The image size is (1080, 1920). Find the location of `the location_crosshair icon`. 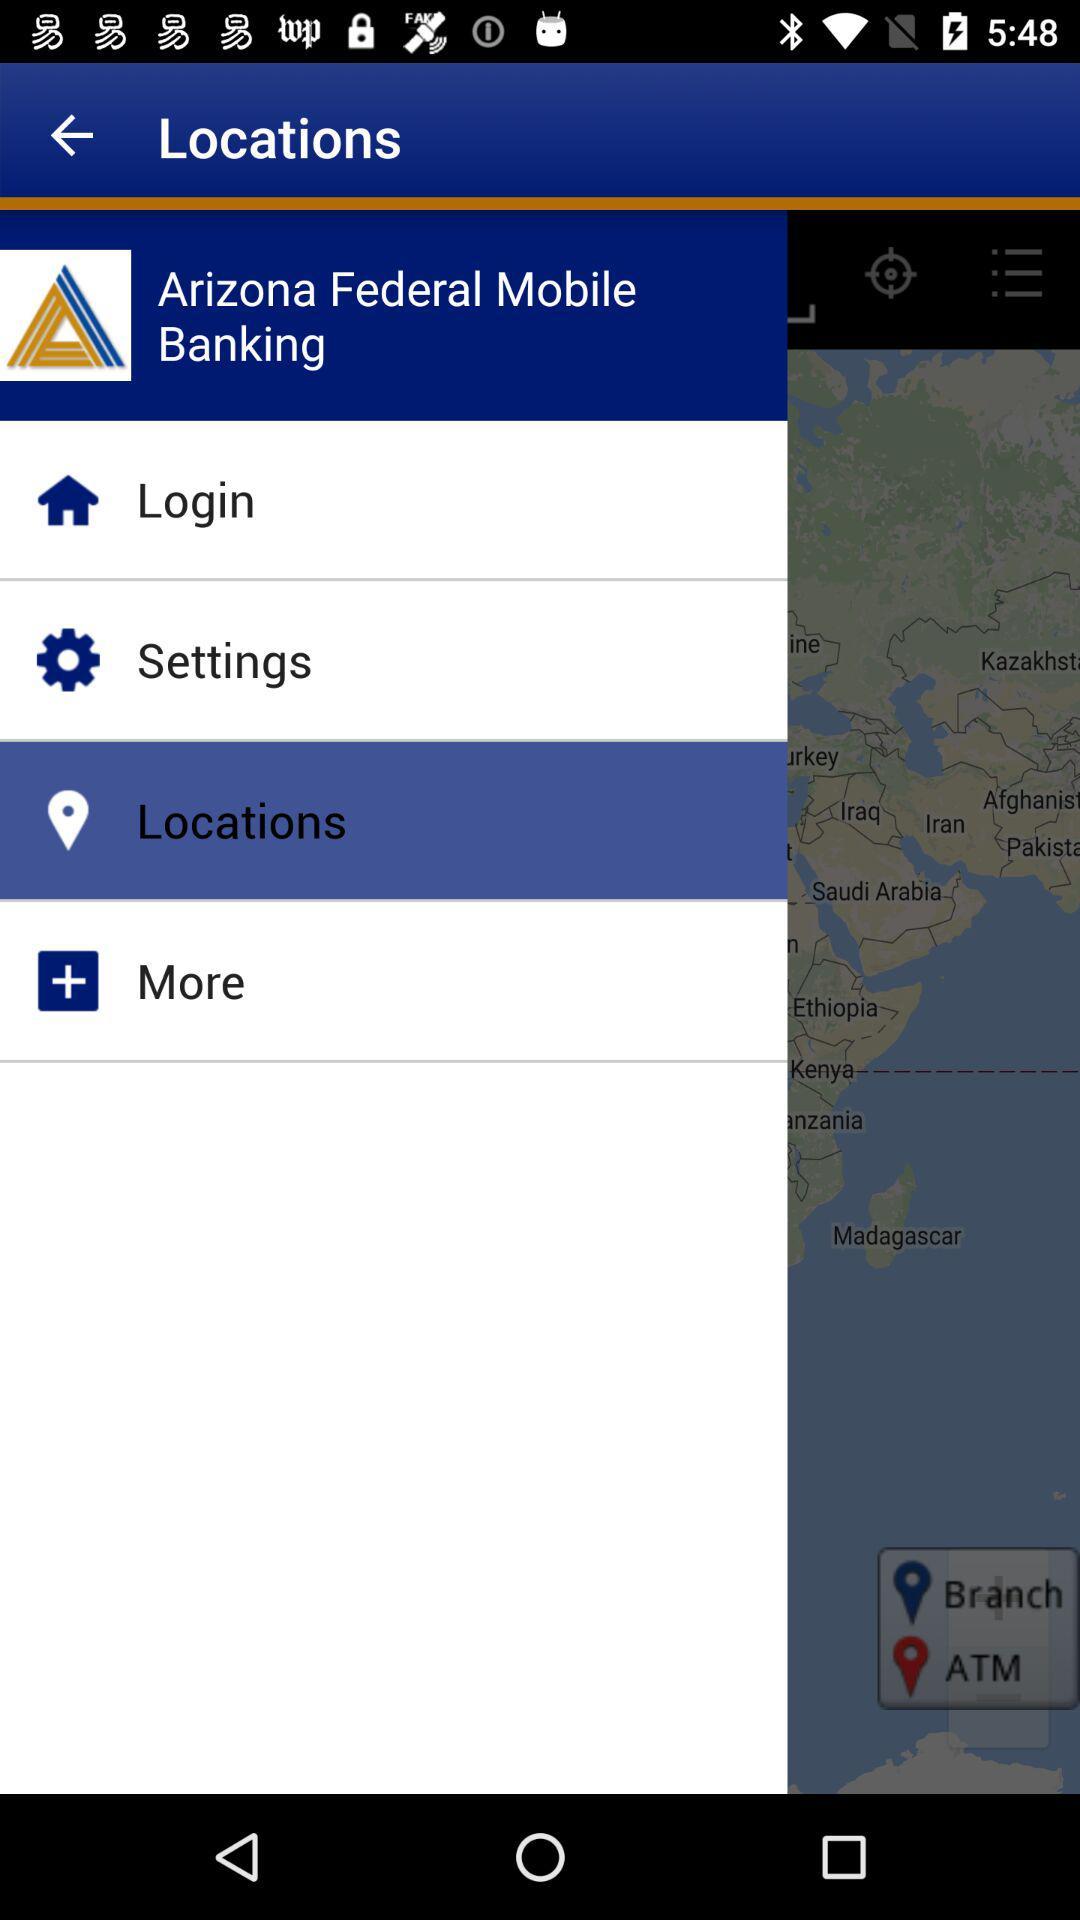

the location_crosshair icon is located at coordinates (890, 272).